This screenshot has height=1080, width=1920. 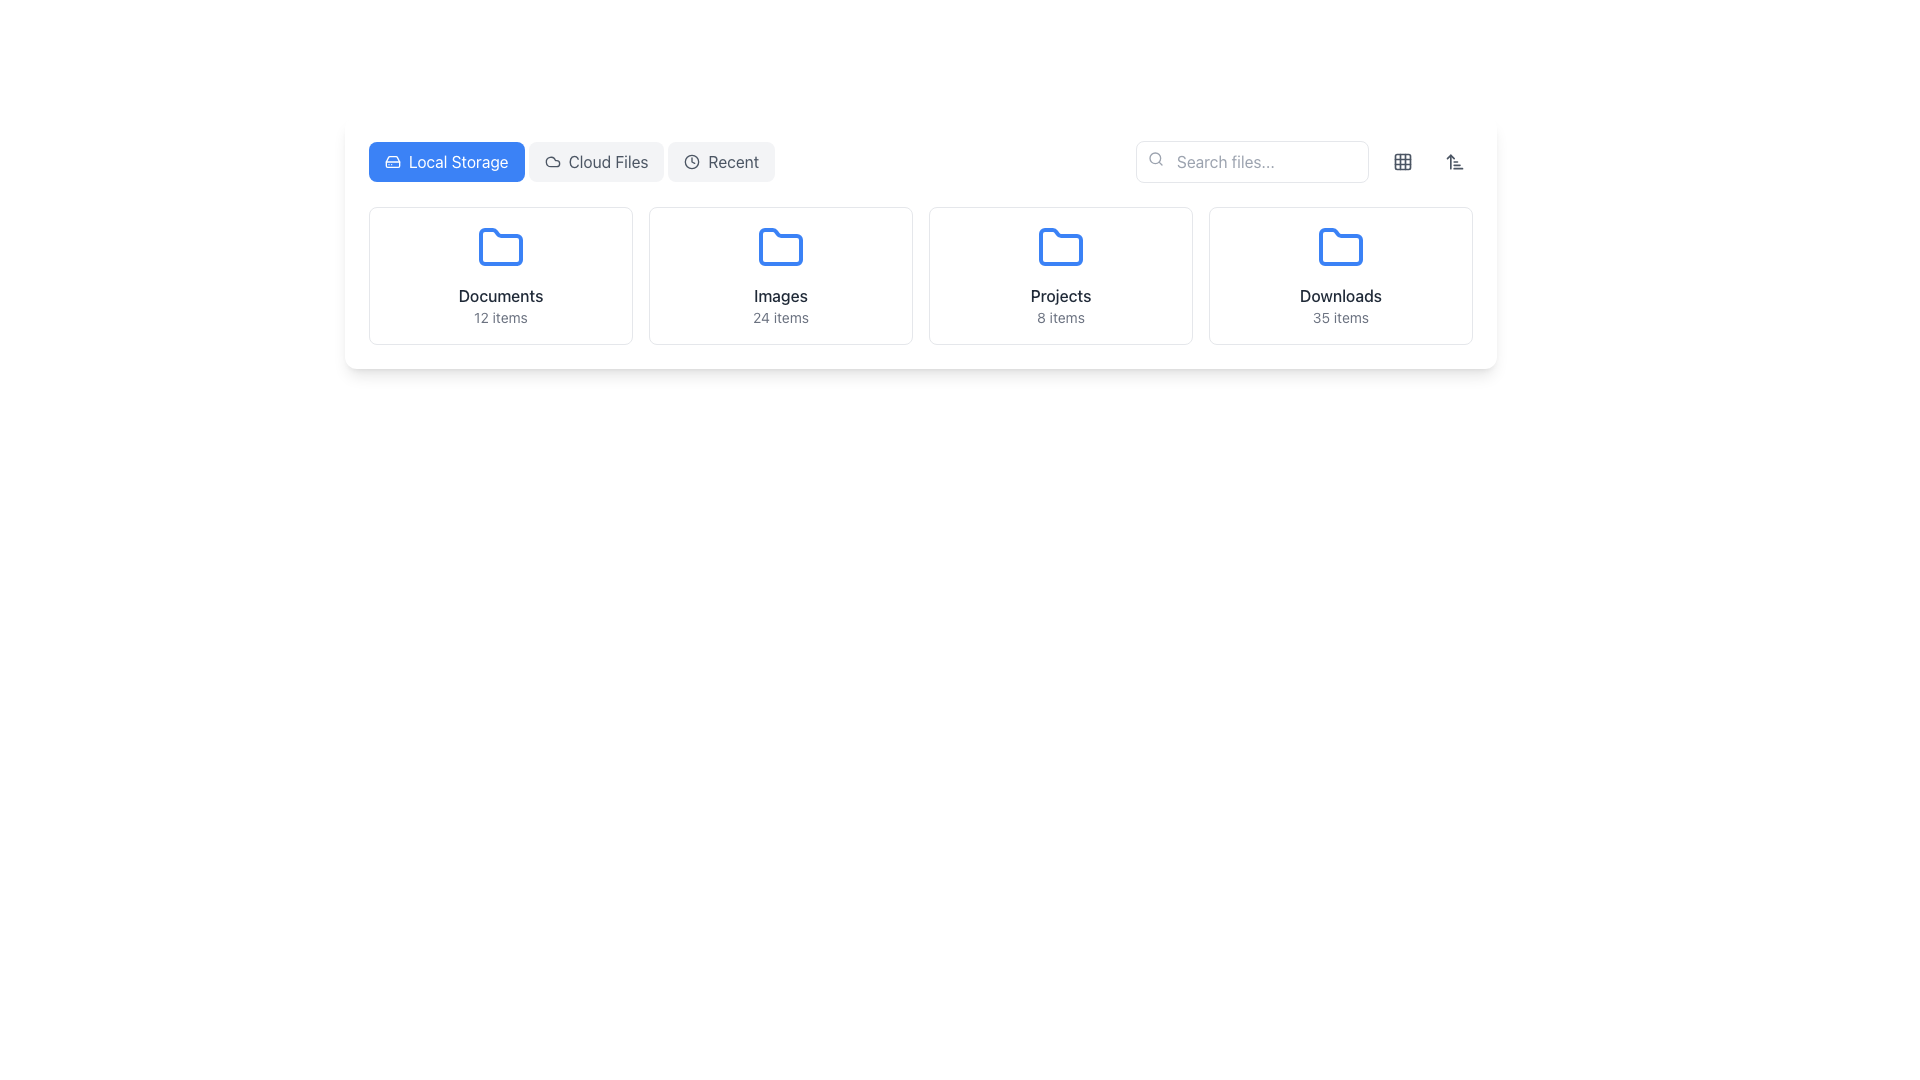 What do you see at coordinates (1059, 245) in the screenshot?
I see `the SVG icon representing the 'Projects' folder, which is the third item from the left in the second row of folder items` at bounding box center [1059, 245].